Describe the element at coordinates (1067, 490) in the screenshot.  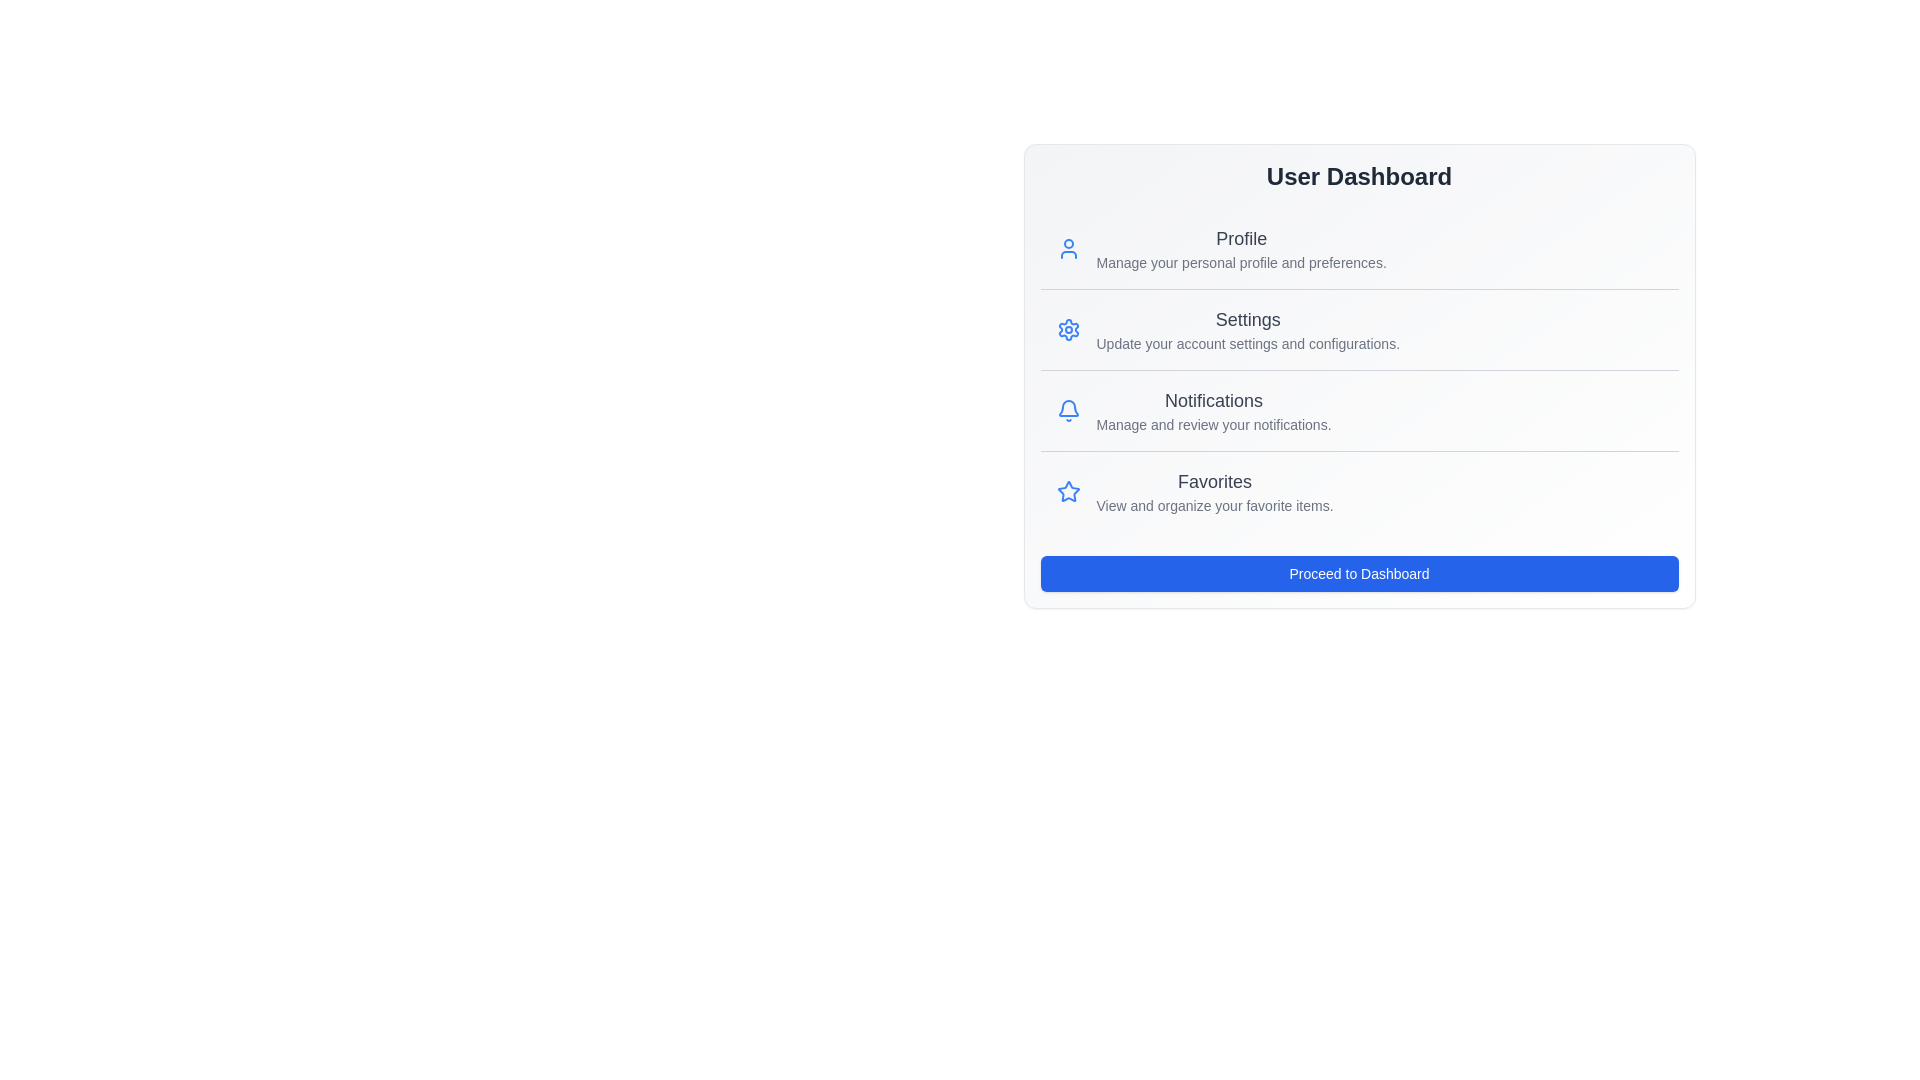
I see `the 'Favorites' icon located to the left of the 'Favorites' label in the vertical menu` at that location.